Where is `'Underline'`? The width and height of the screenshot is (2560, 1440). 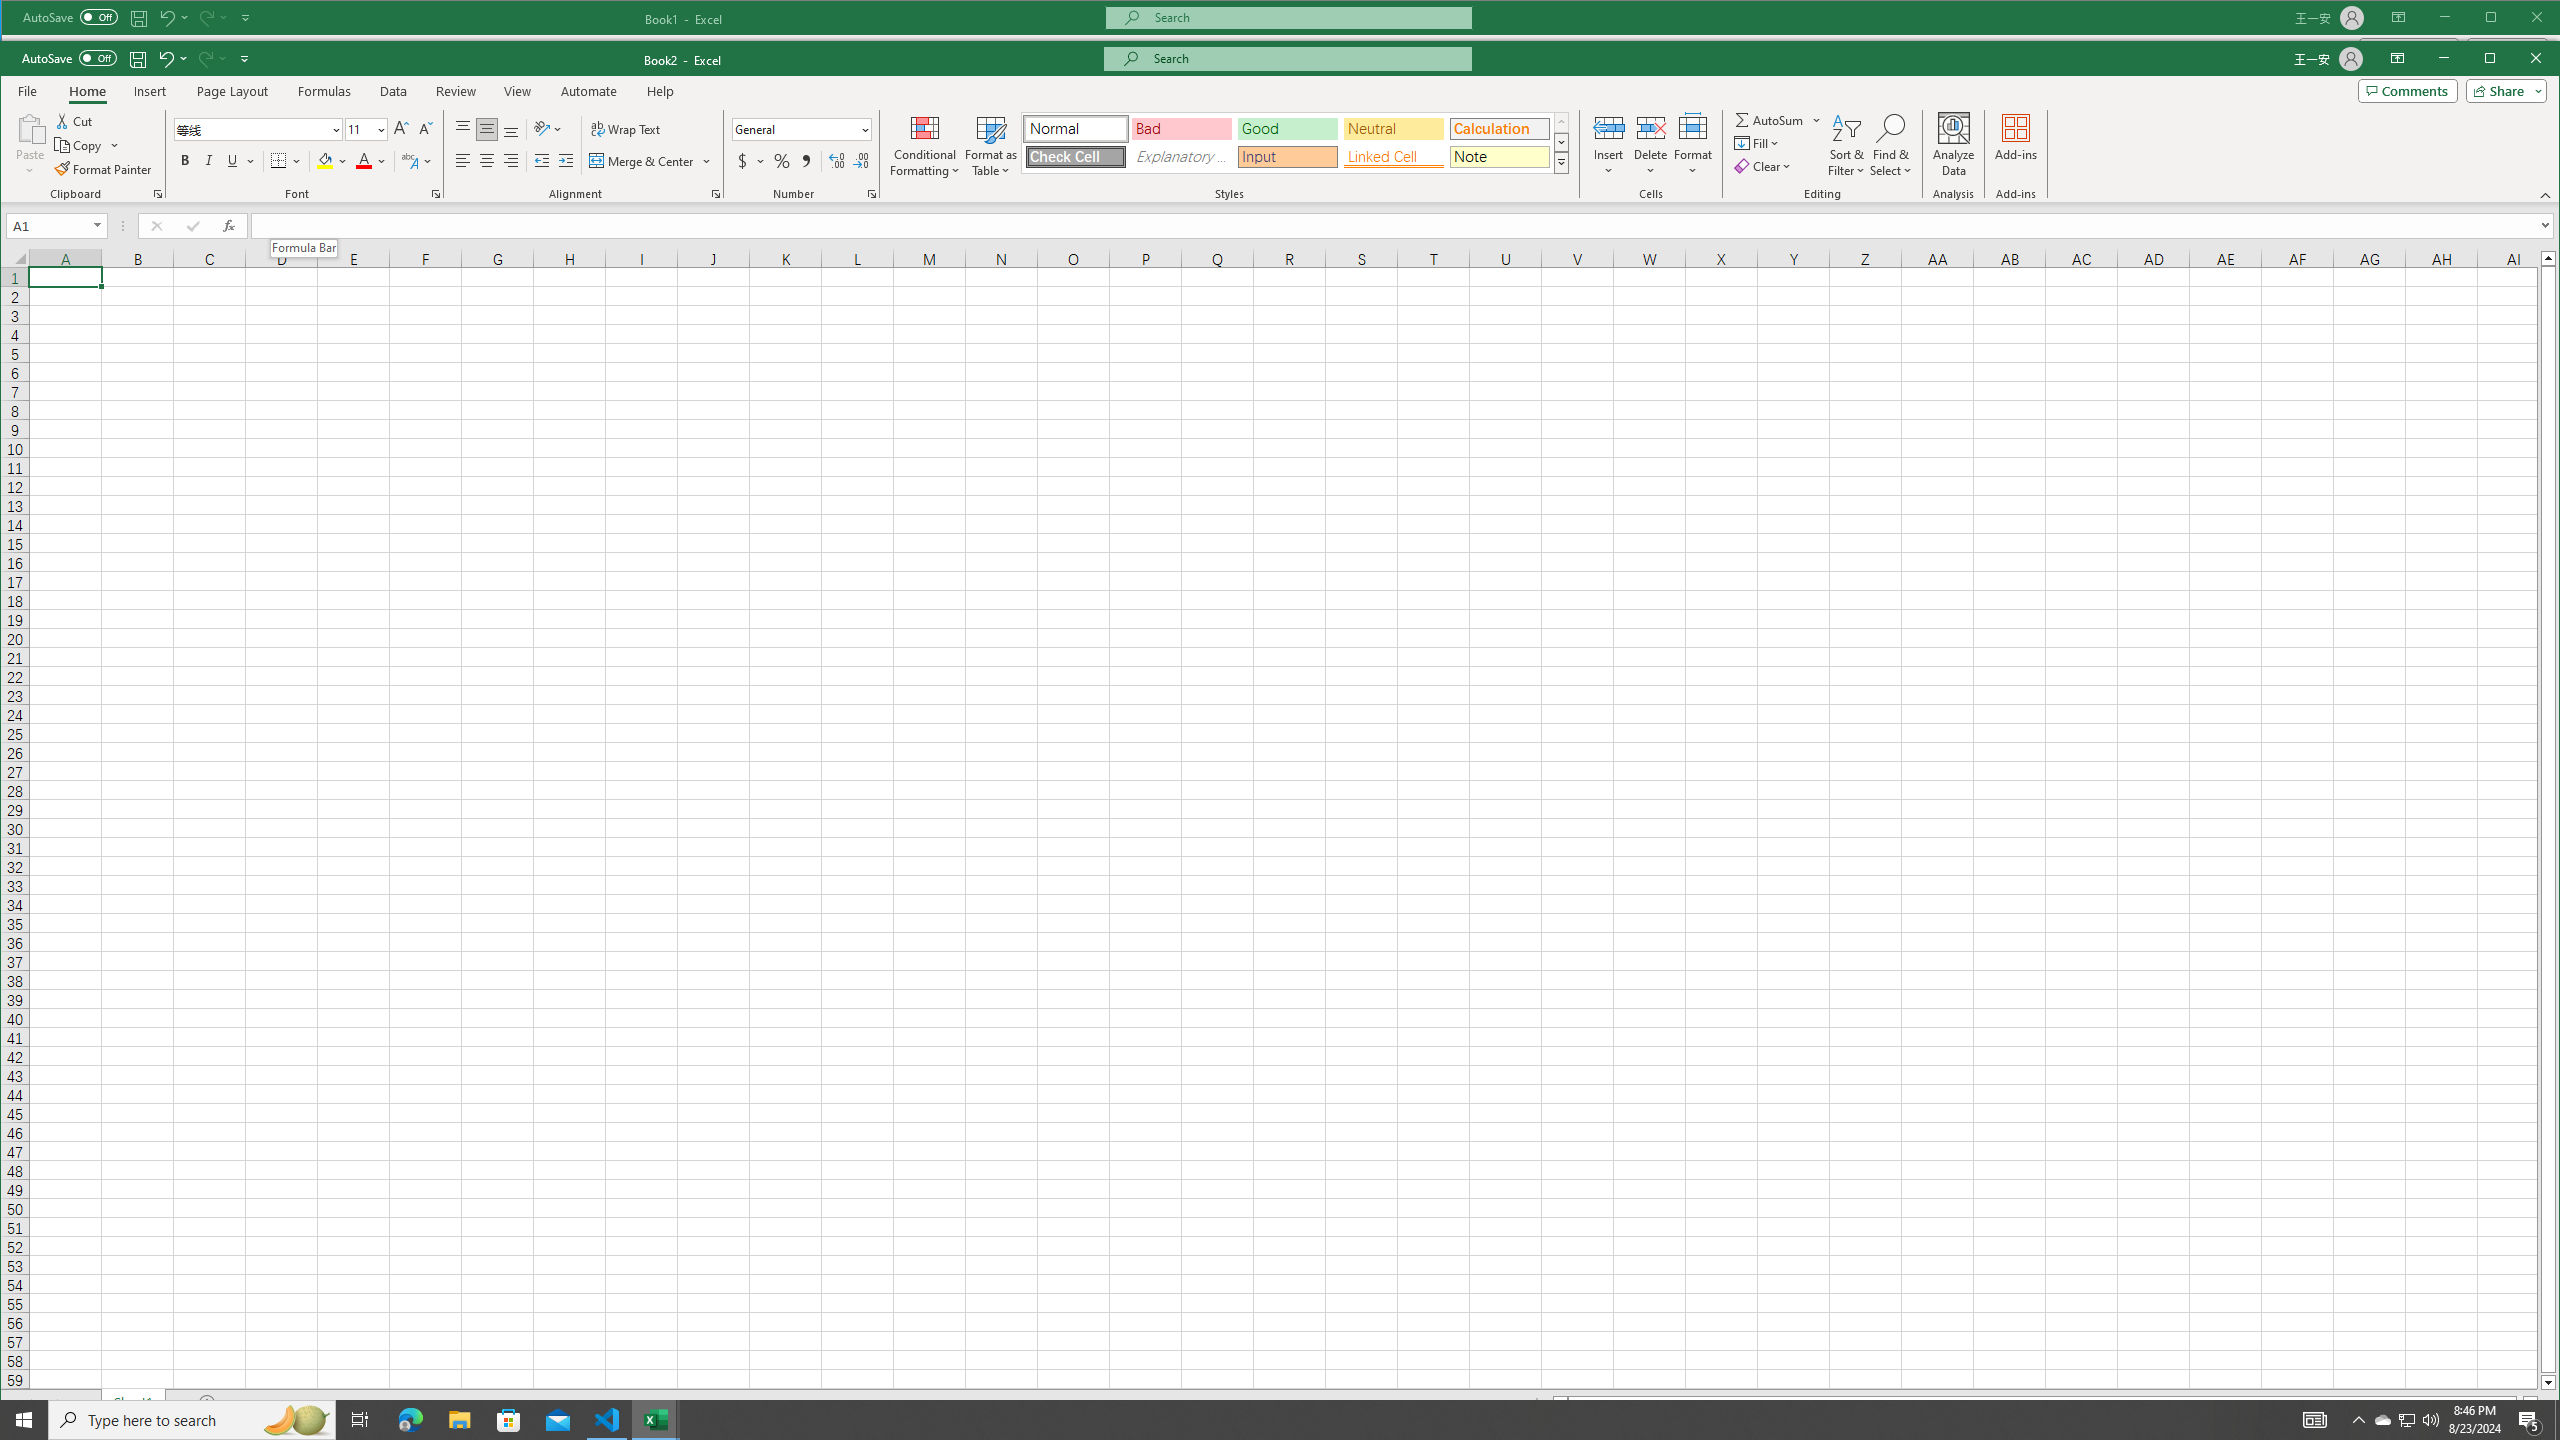 'Underline' is located at coordinates (240, 160).